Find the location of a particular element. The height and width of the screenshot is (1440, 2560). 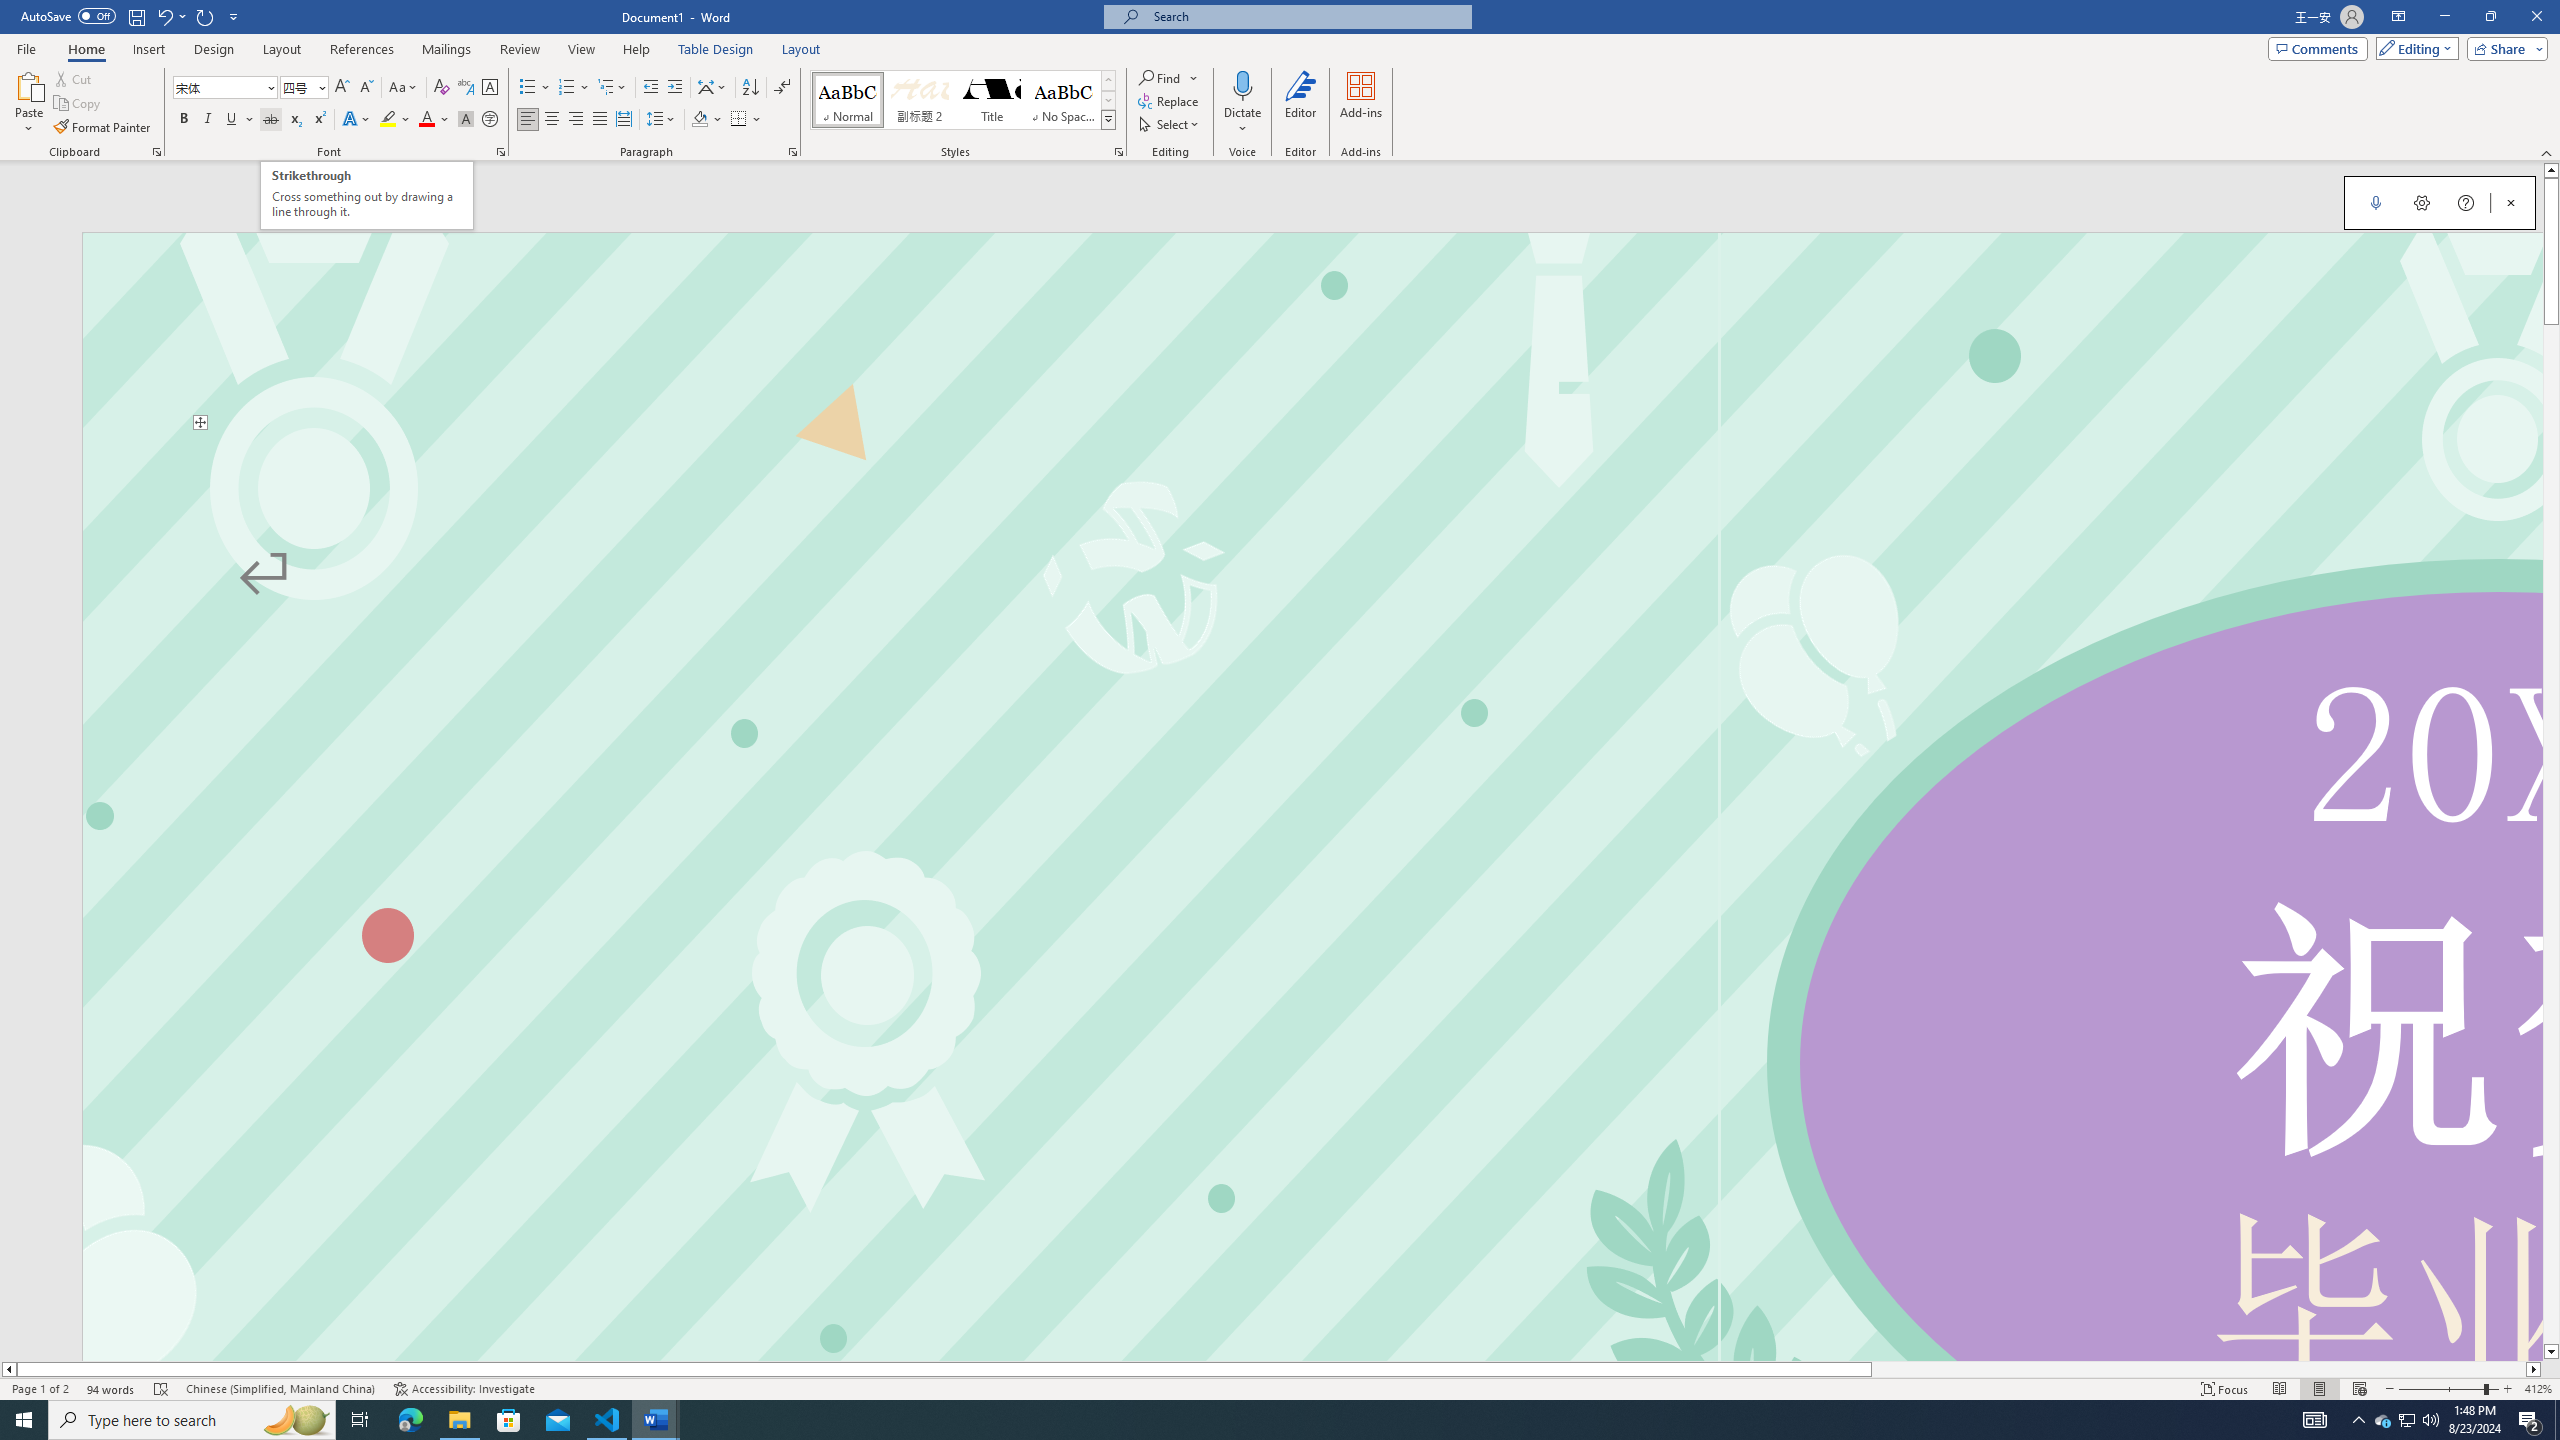

'Line up' is located at coordinates (2551, 168).